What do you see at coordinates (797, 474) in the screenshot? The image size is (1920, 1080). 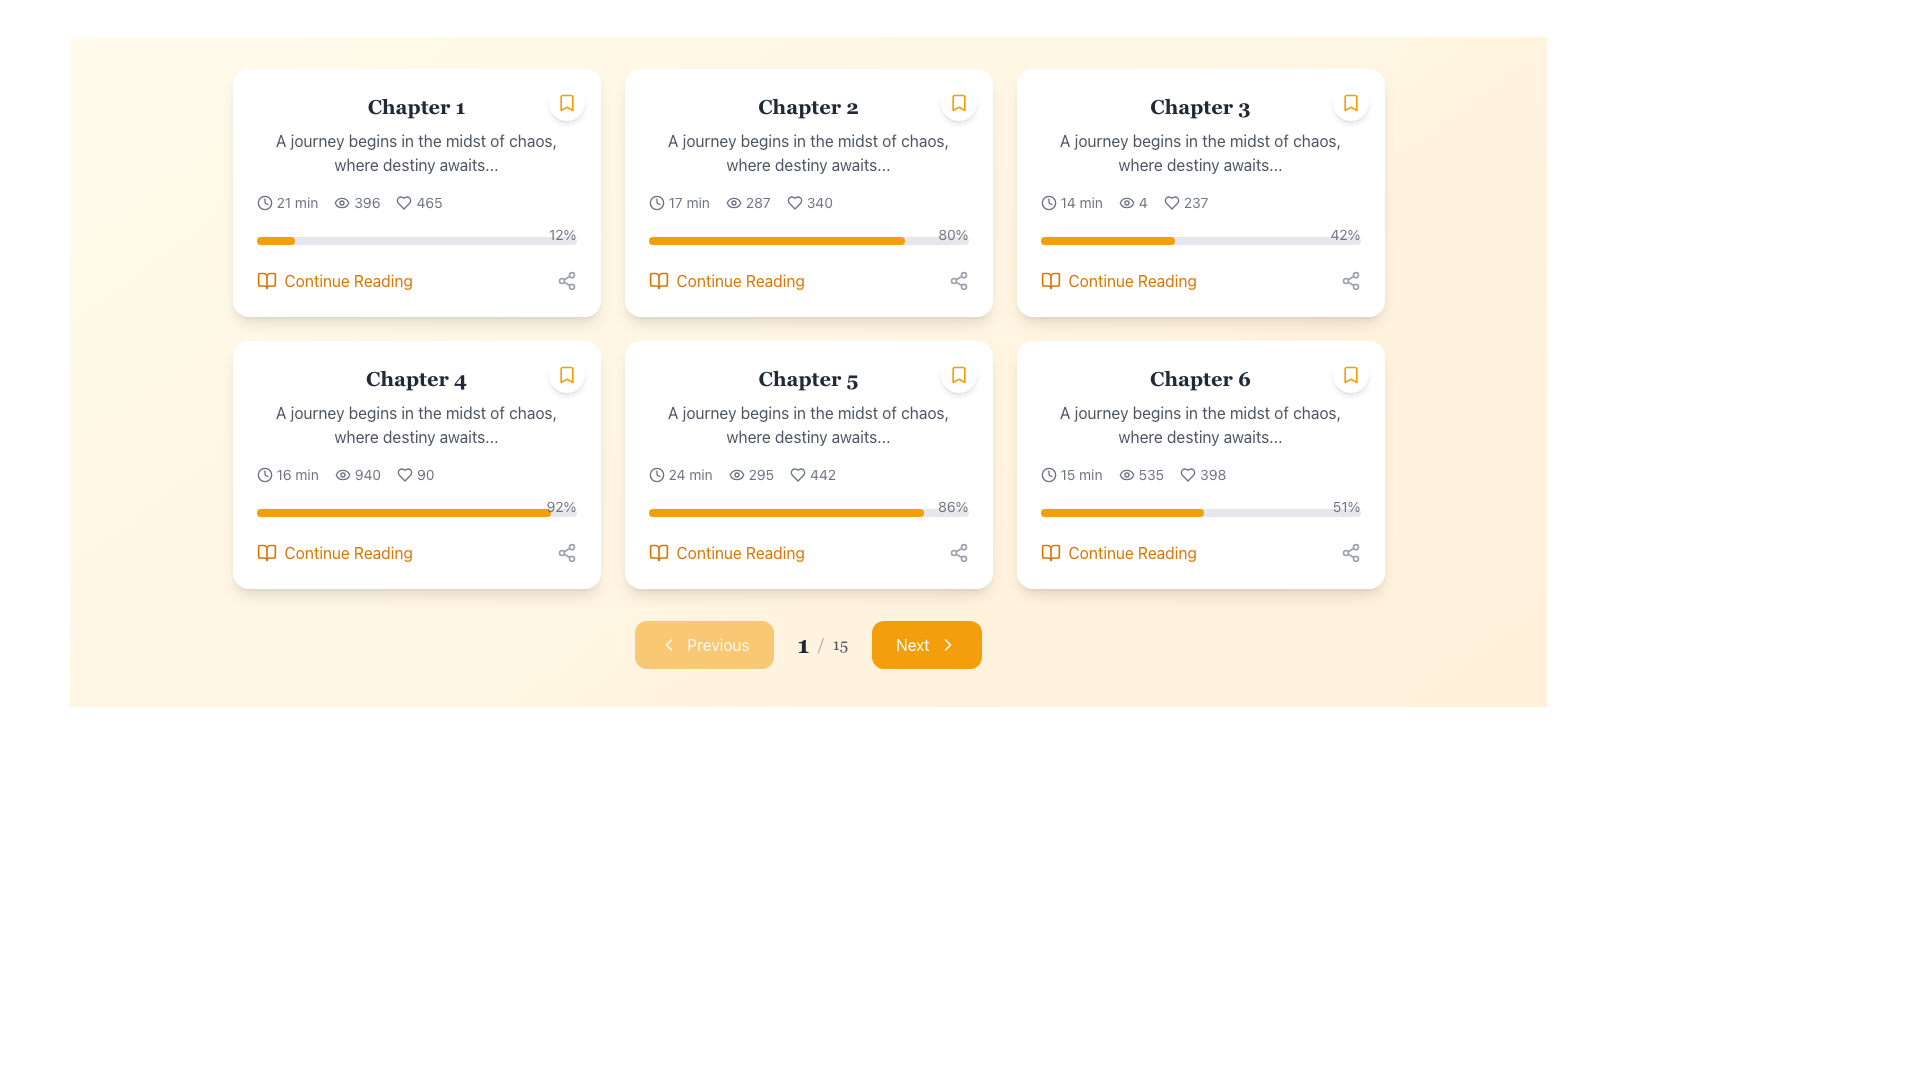 I see `the heart-shaped SVG icon representing a 'like' or 'favorite' count located to the left of the number '442' in the Chapter 5 card, positioned in the second row and first column of the grid layout` at bounding box center [797, 474].